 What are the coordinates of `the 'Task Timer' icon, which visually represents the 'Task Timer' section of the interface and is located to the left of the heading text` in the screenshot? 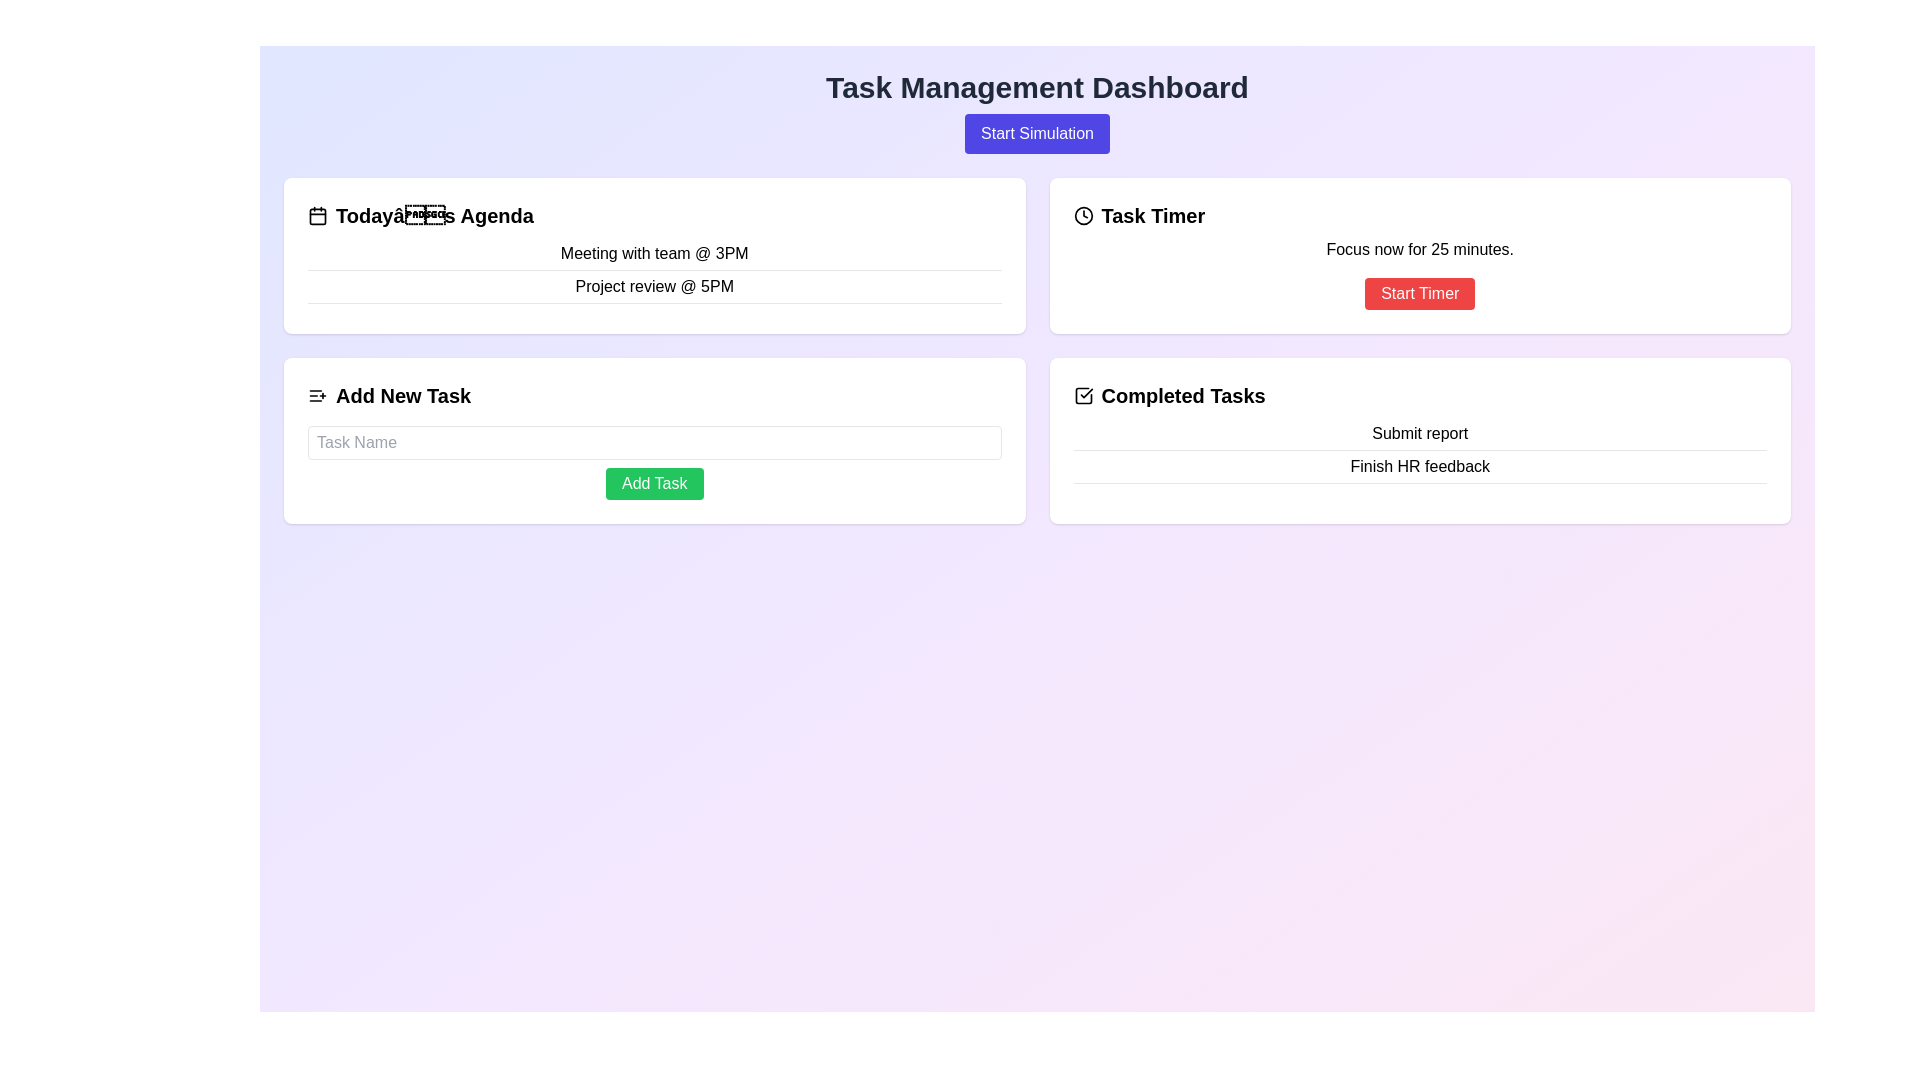 It's located at (1082, 216).